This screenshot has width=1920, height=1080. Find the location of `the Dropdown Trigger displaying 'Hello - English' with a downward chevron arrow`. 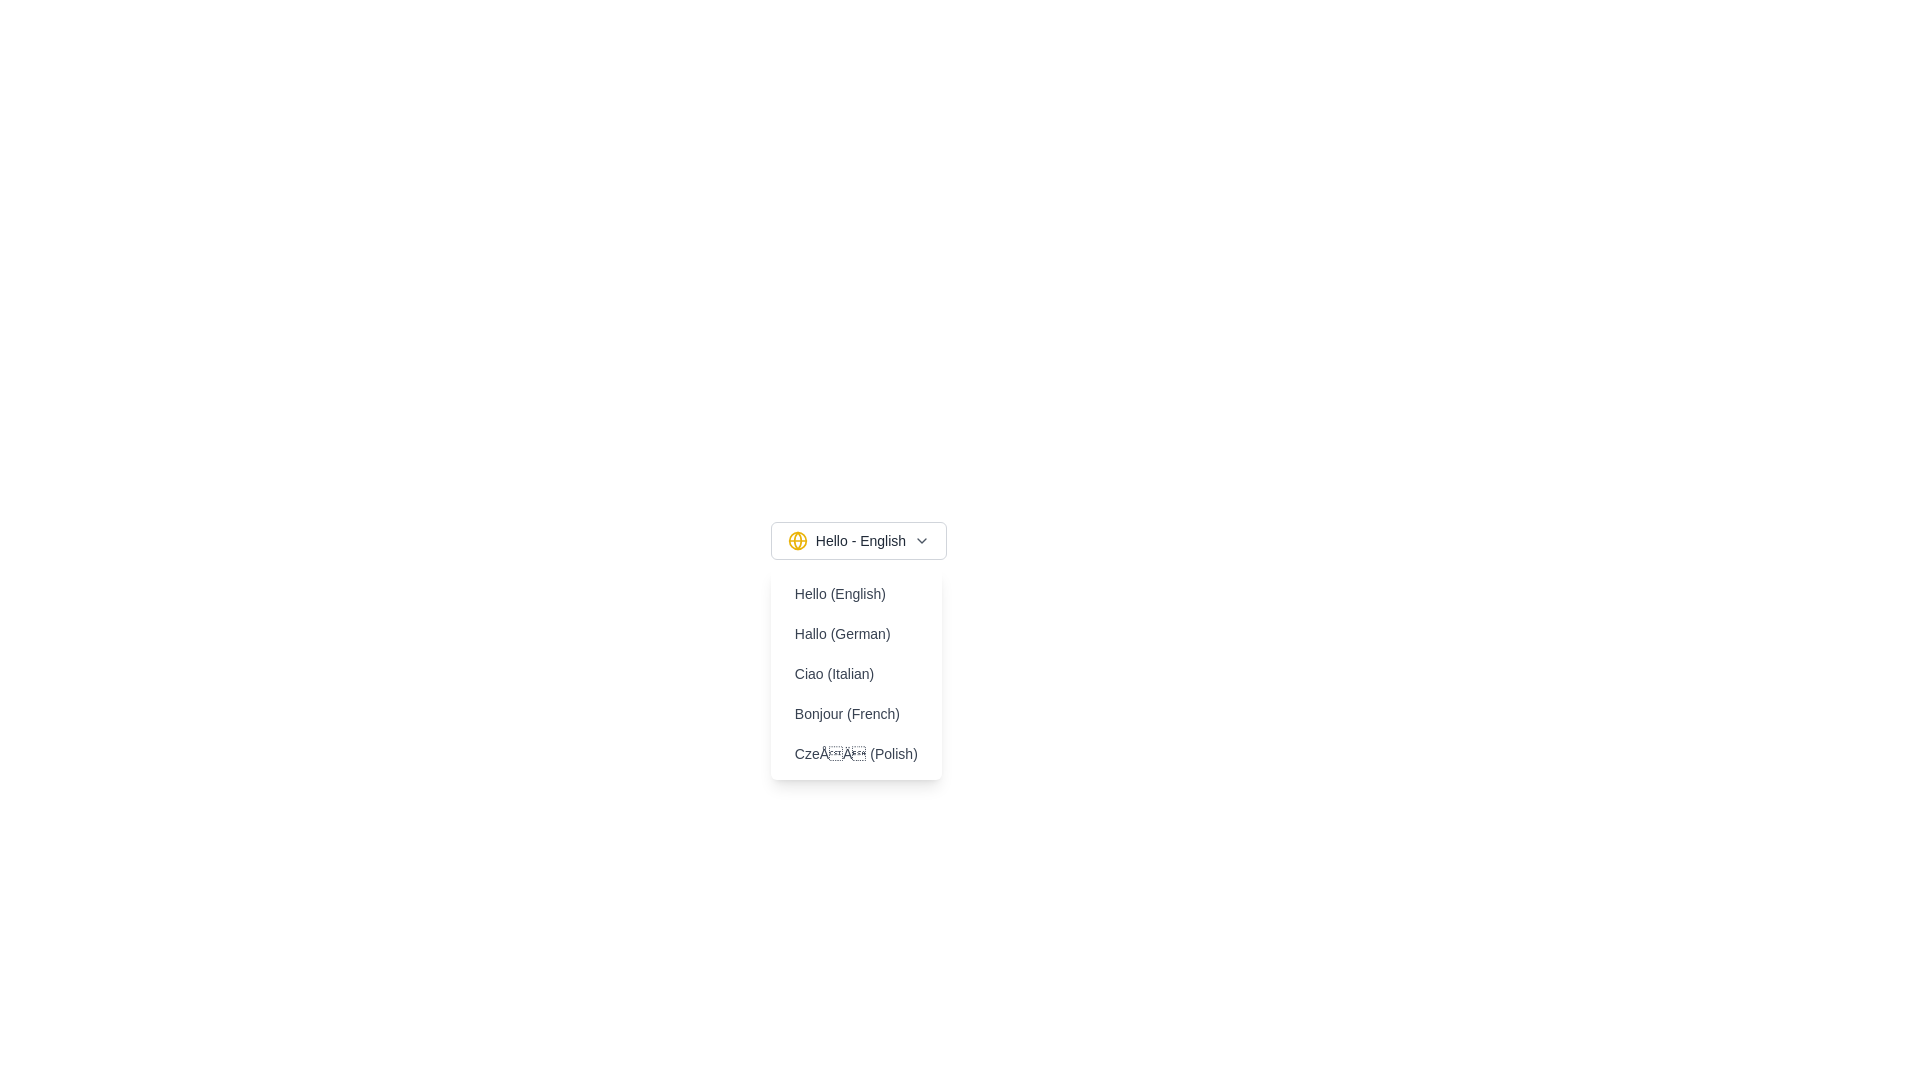

the Dropdown Trigger displaying 'Hello - English' with a downward chevron arrow is located at coordinates (859, 540).